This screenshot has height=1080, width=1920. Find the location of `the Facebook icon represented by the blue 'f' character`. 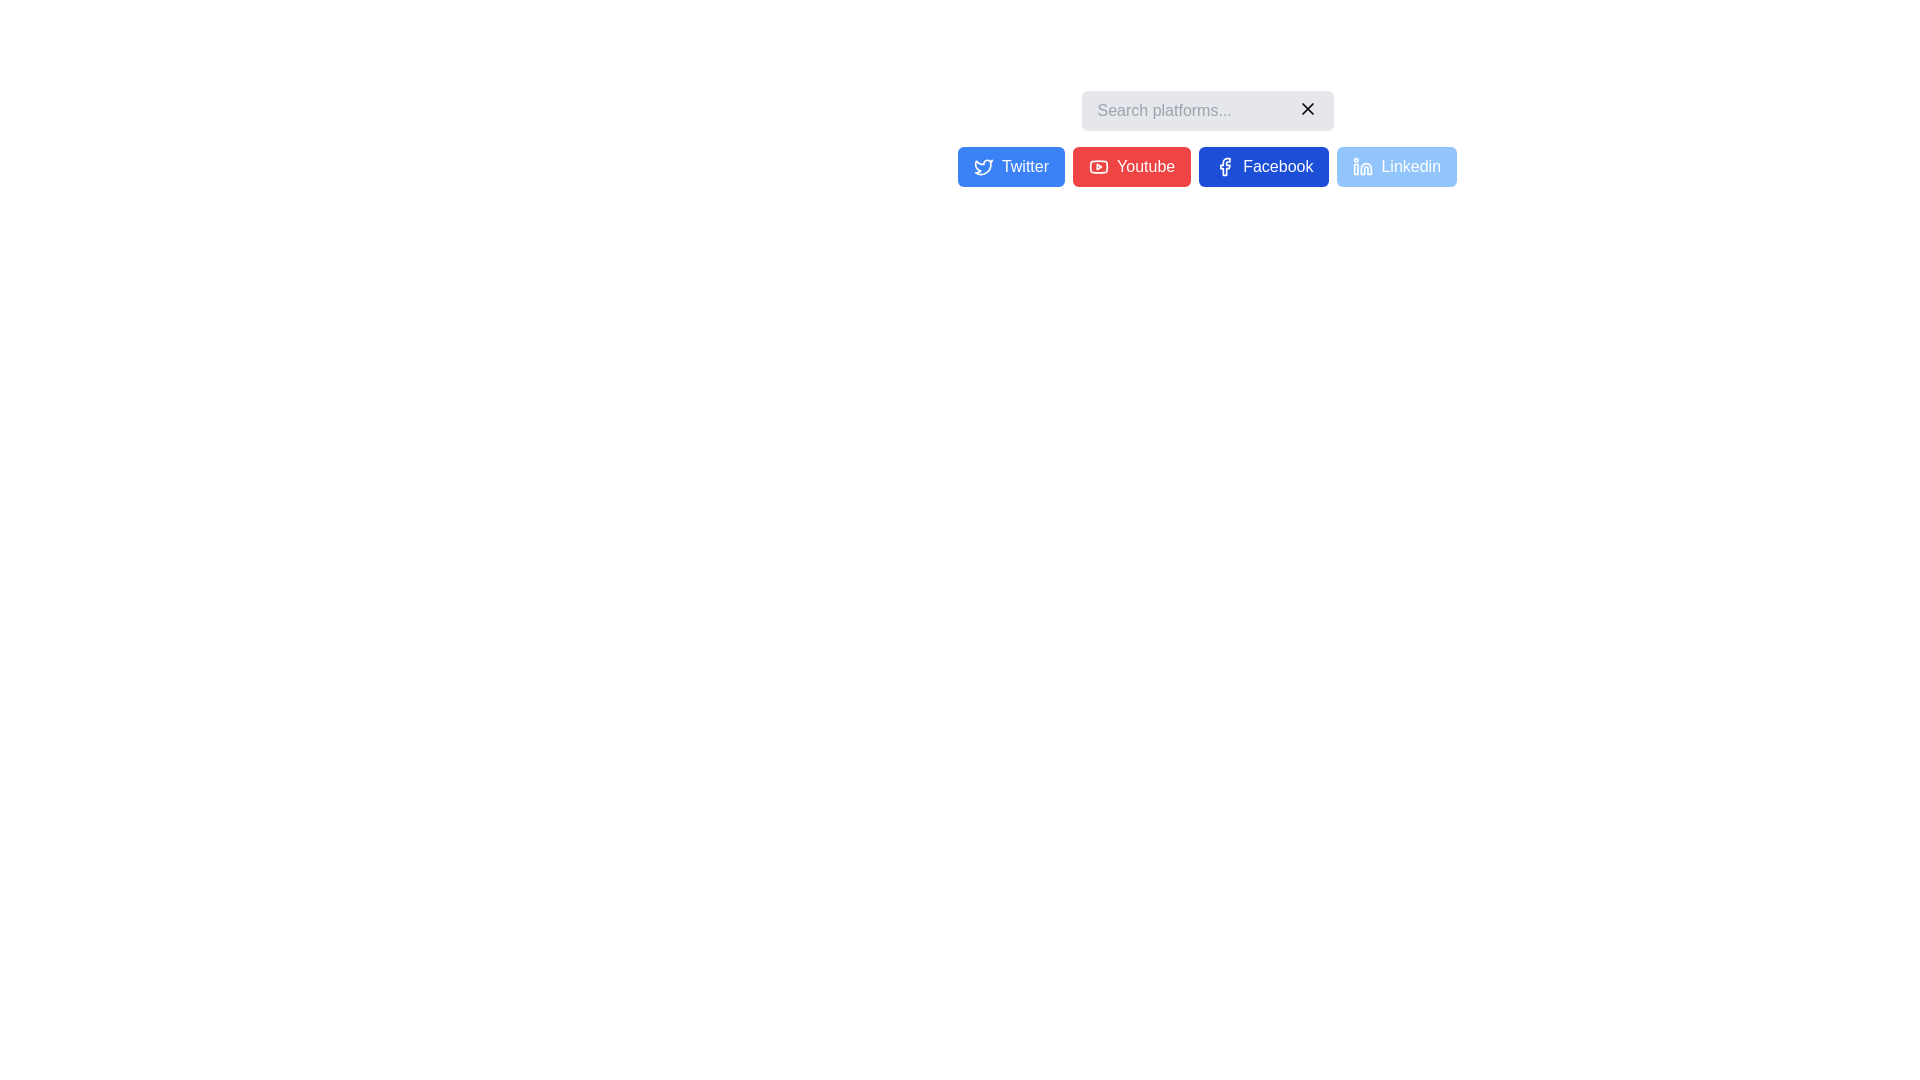

the Facebook icon represented by the blue 'f' character is located at coordinates (1224, 165).